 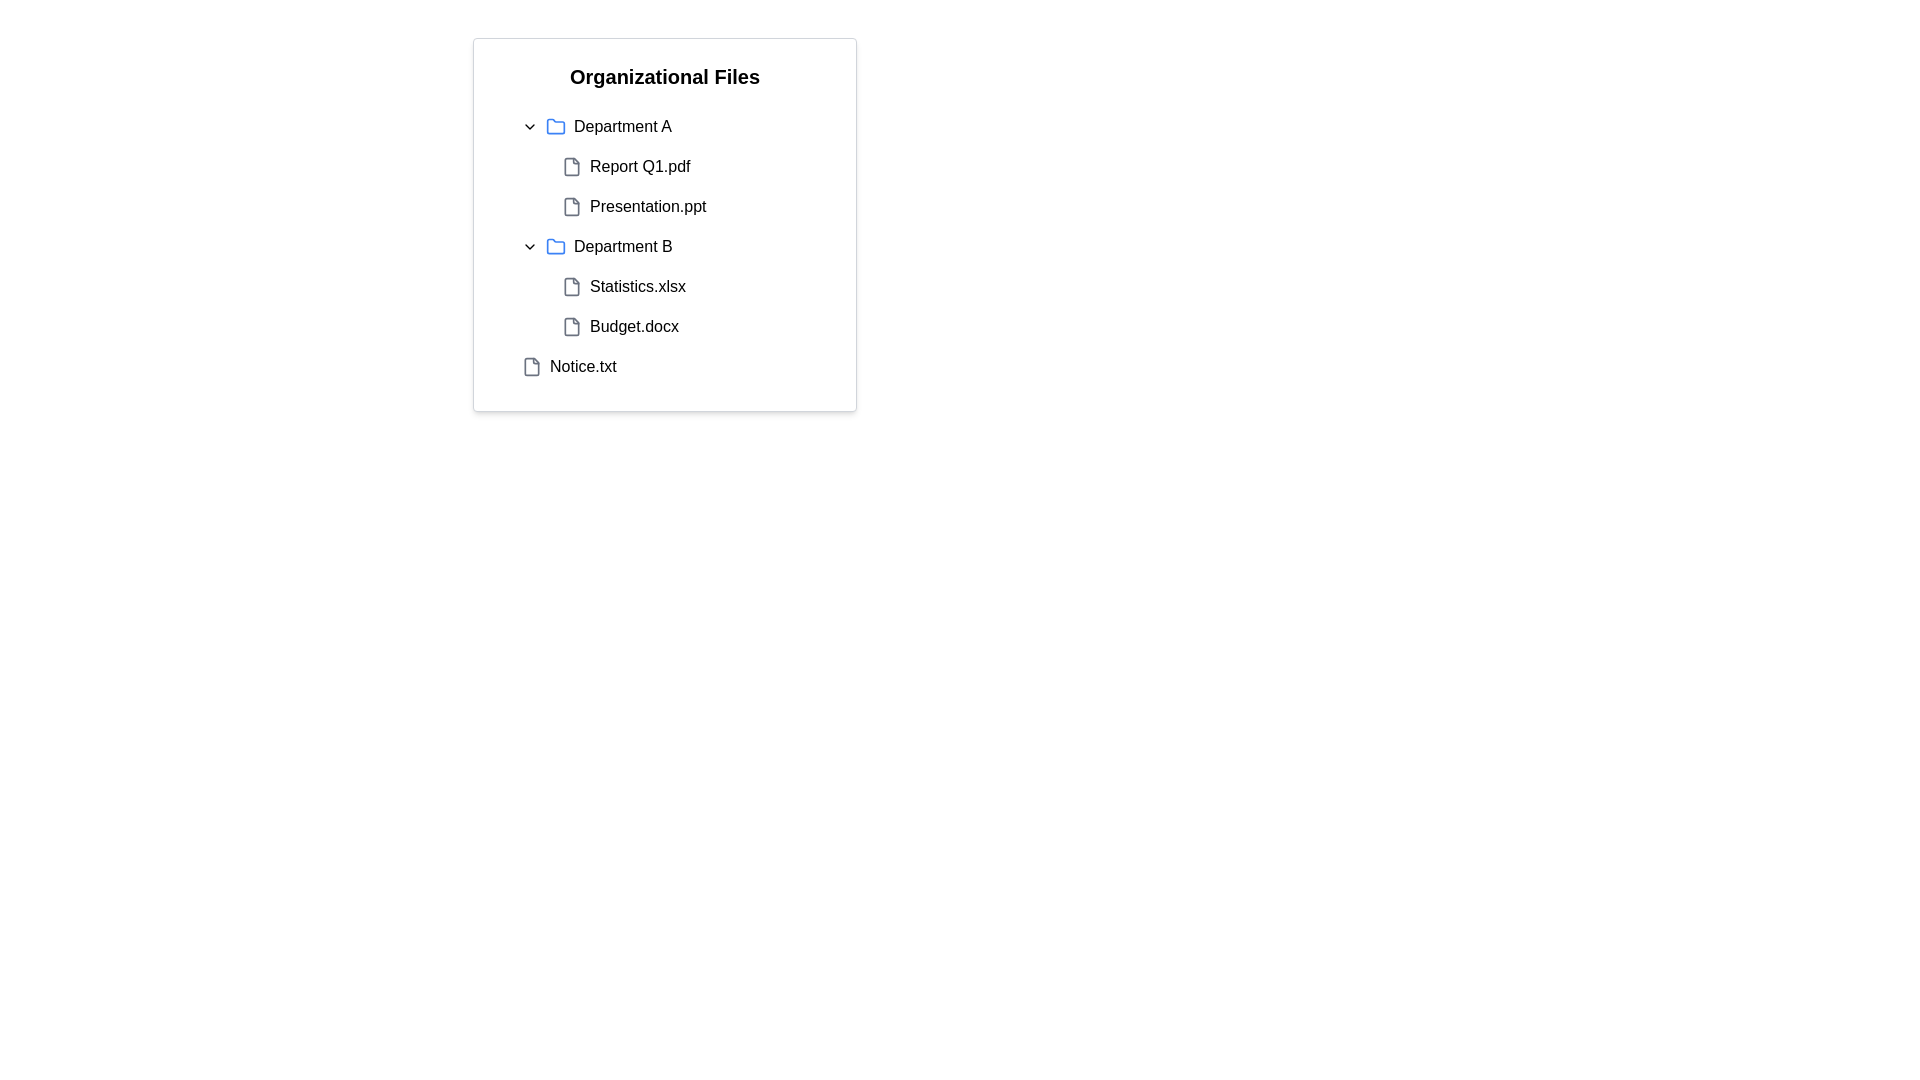 What do you see at coordinates (529, 245) in the screenshot?
I see `the downward-pointing chevron icon in the 'Department B' row to trigger possible highlighting` at bounding box center [529, 245].